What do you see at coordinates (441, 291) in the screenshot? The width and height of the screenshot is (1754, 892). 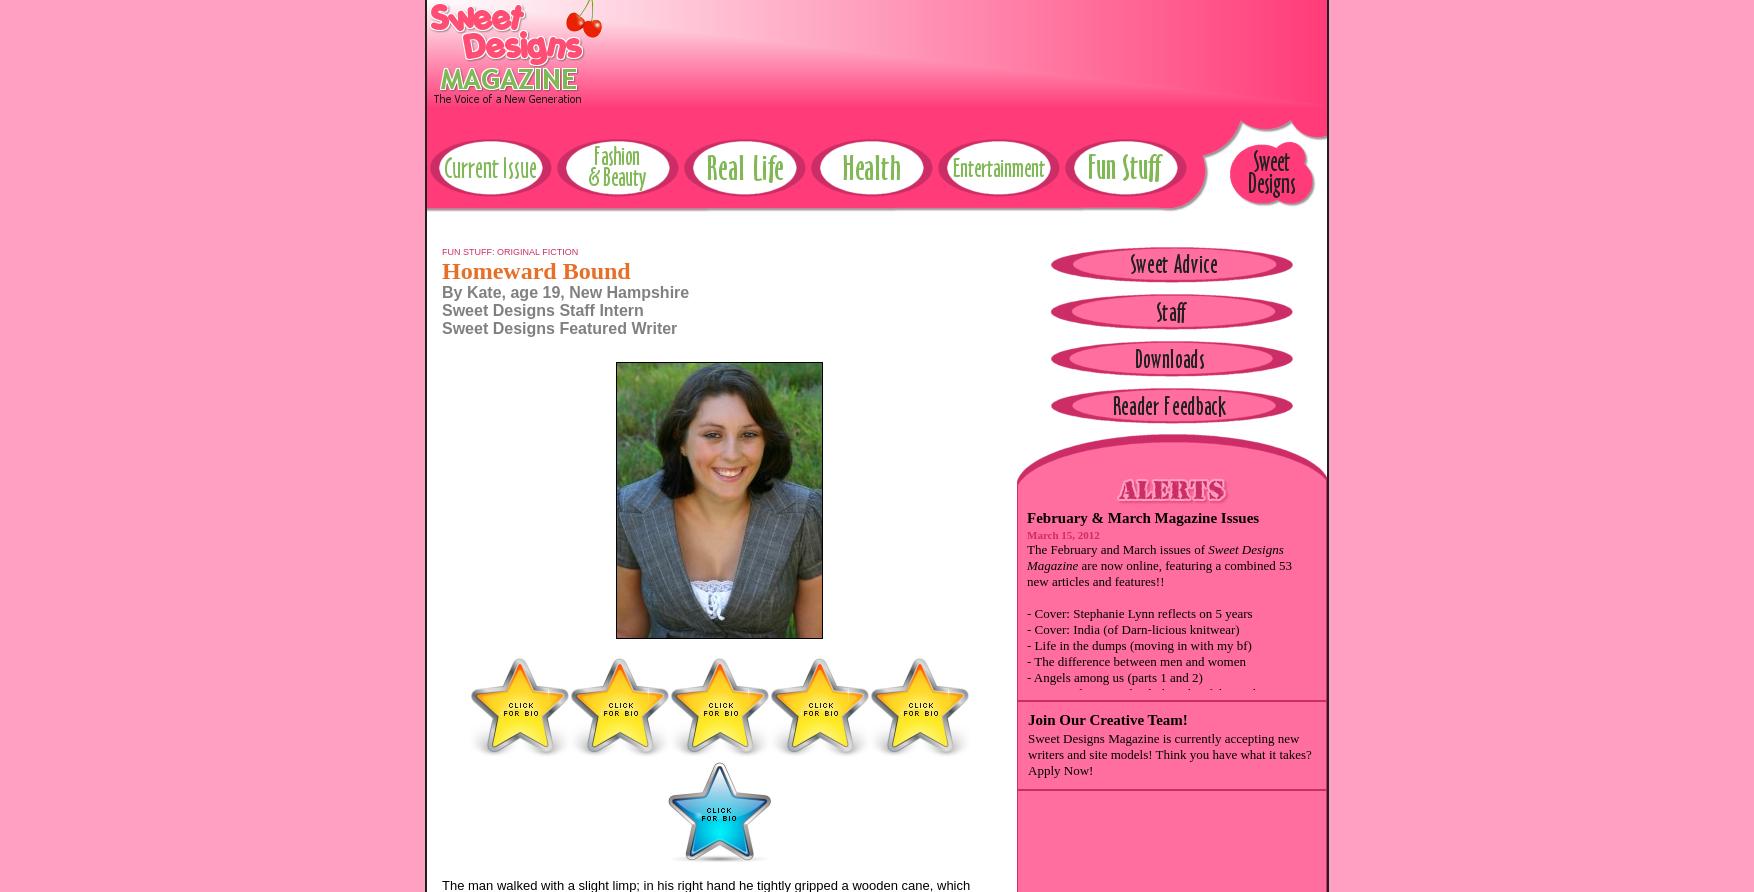 I see `'By Kate, age 19, New Hampshire'` at bounding box center [441, 291].